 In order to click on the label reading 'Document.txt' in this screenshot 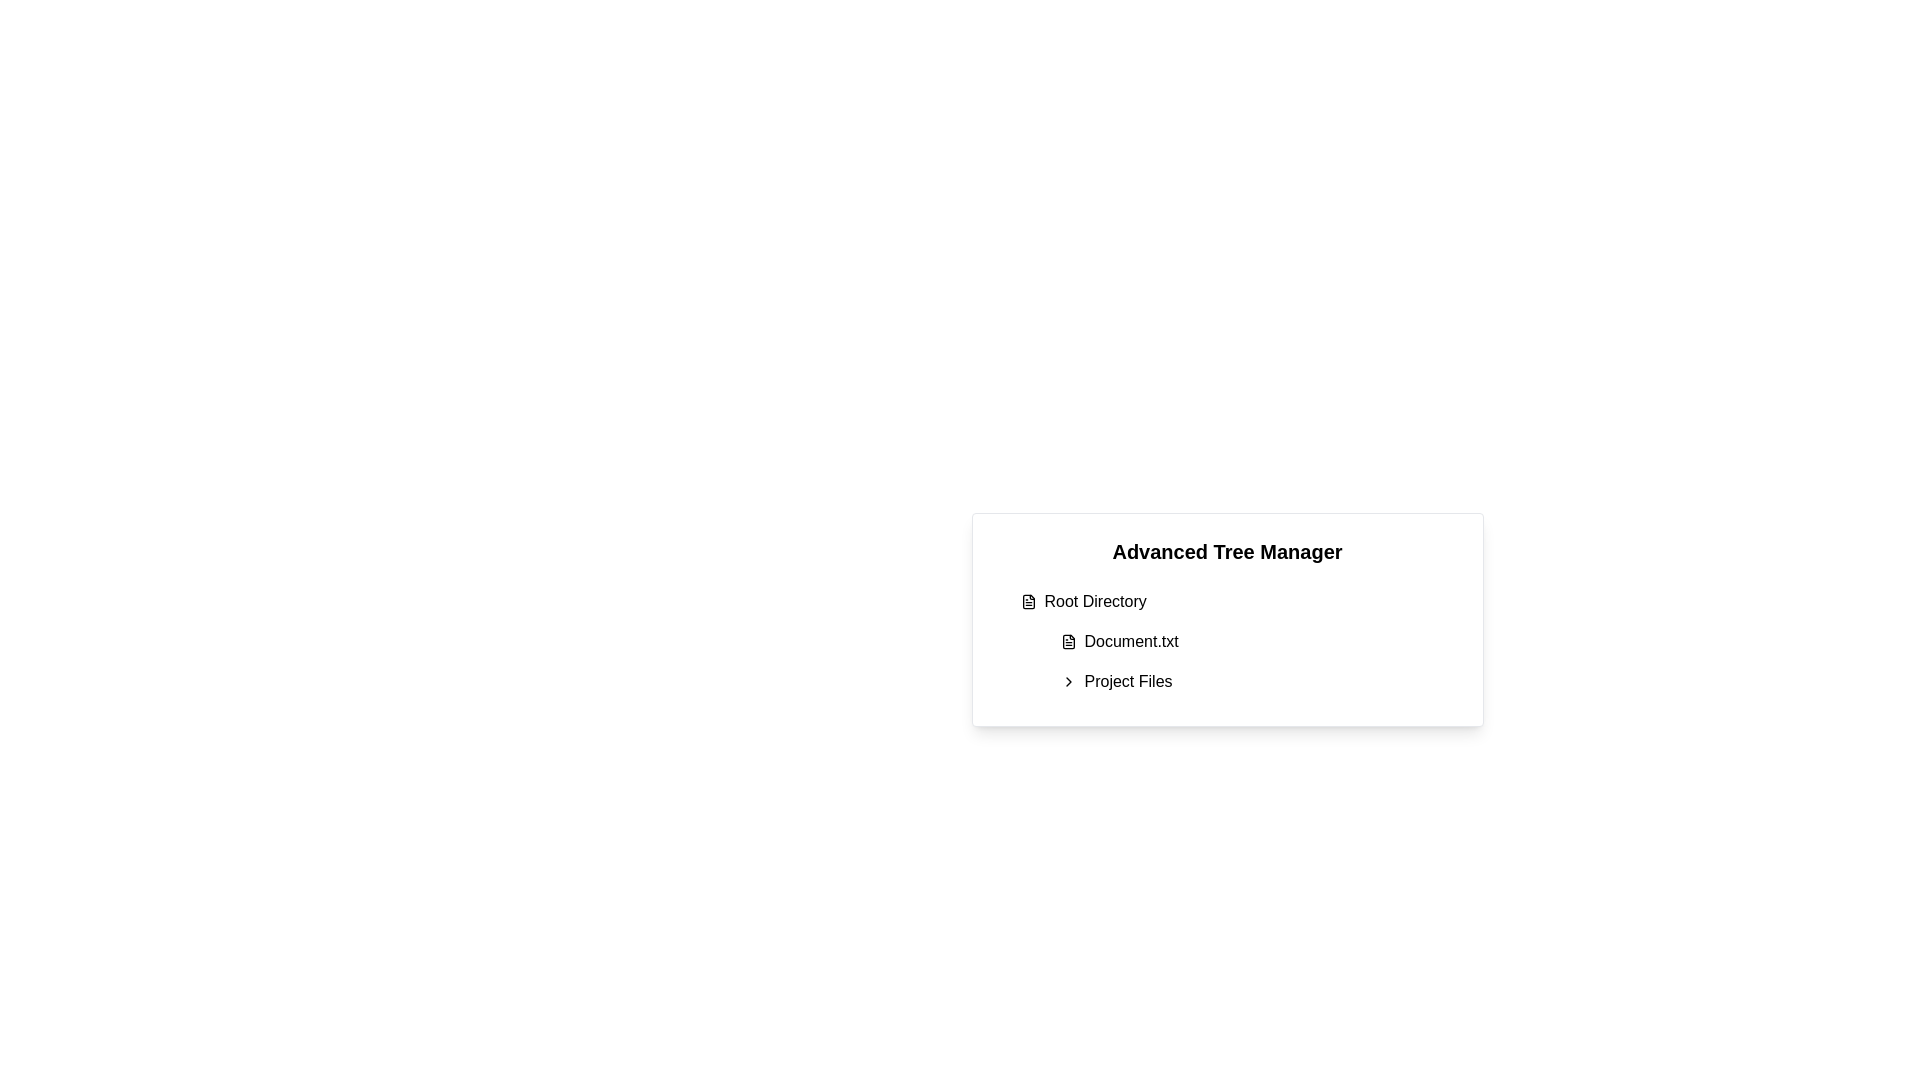, I will do `click(1131, 641)`.